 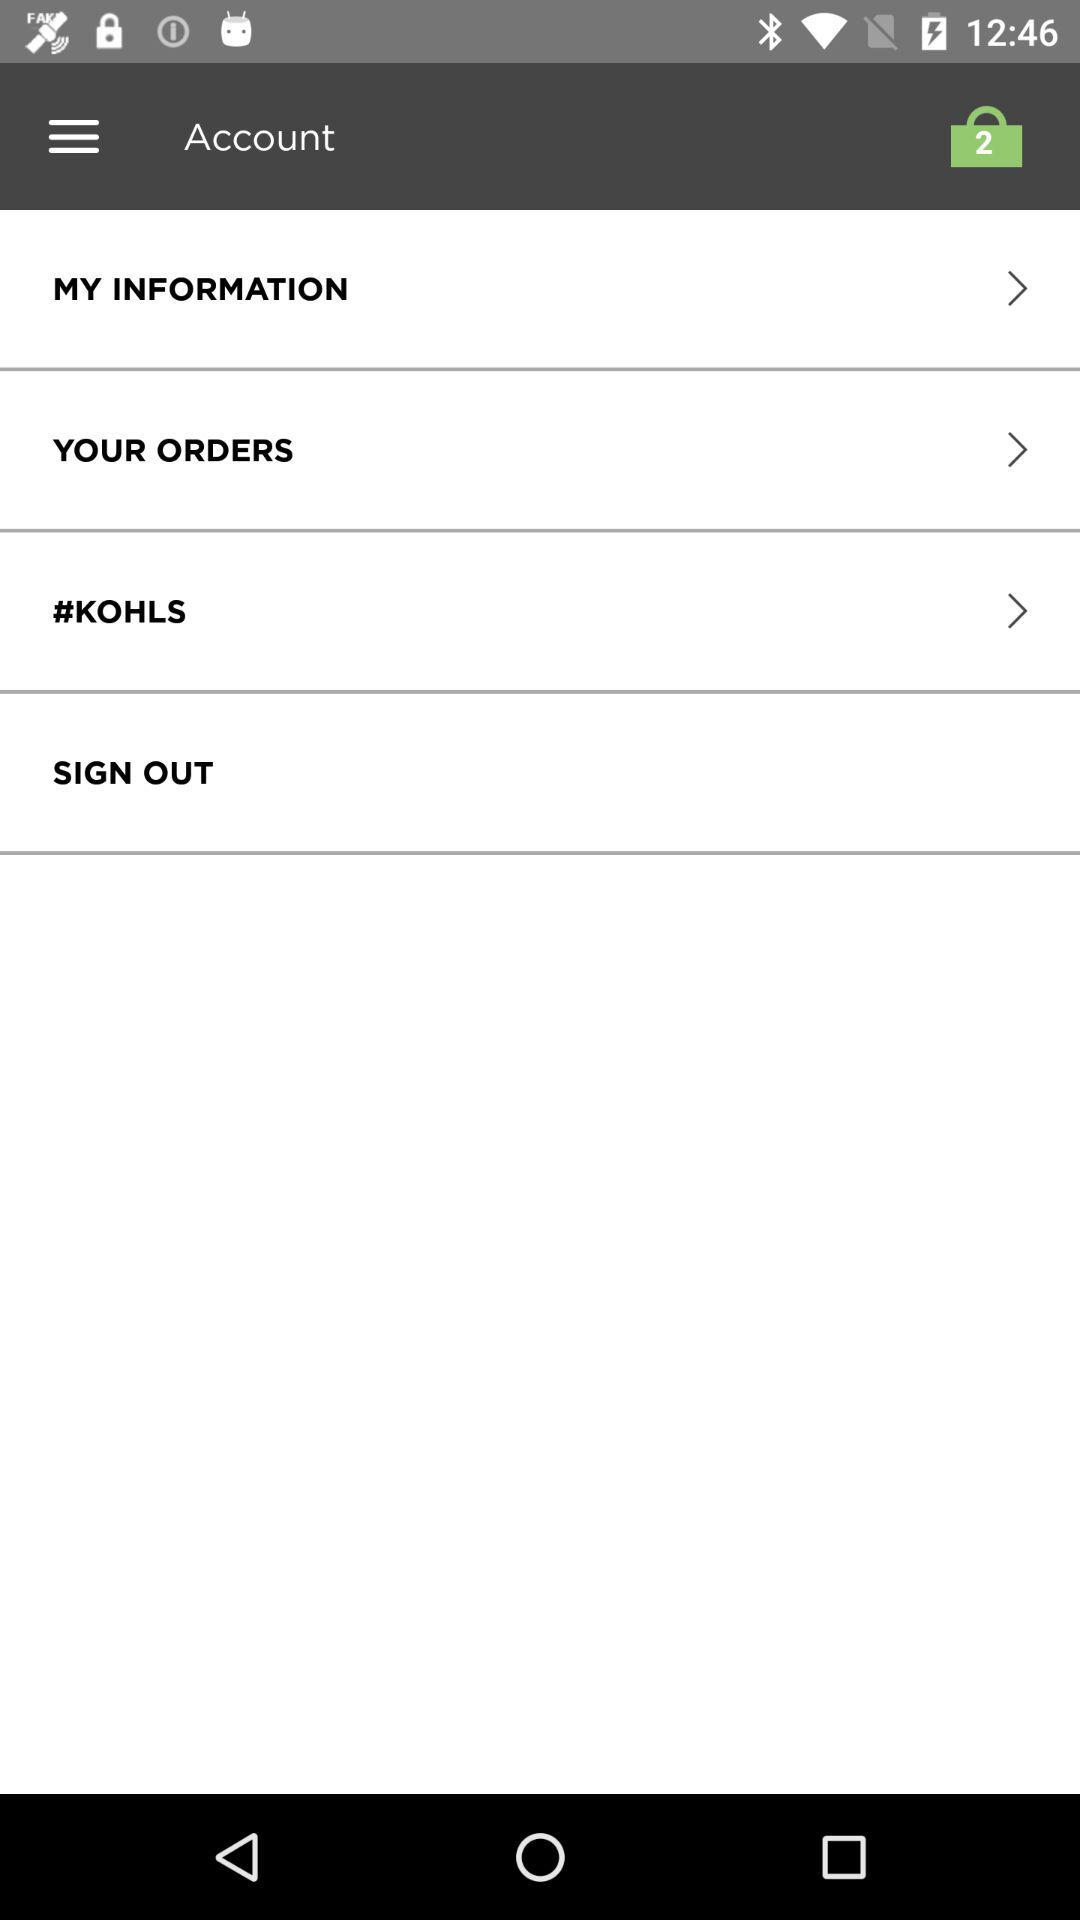 I want to click on the your orders icon, so click(x=172, y=449).